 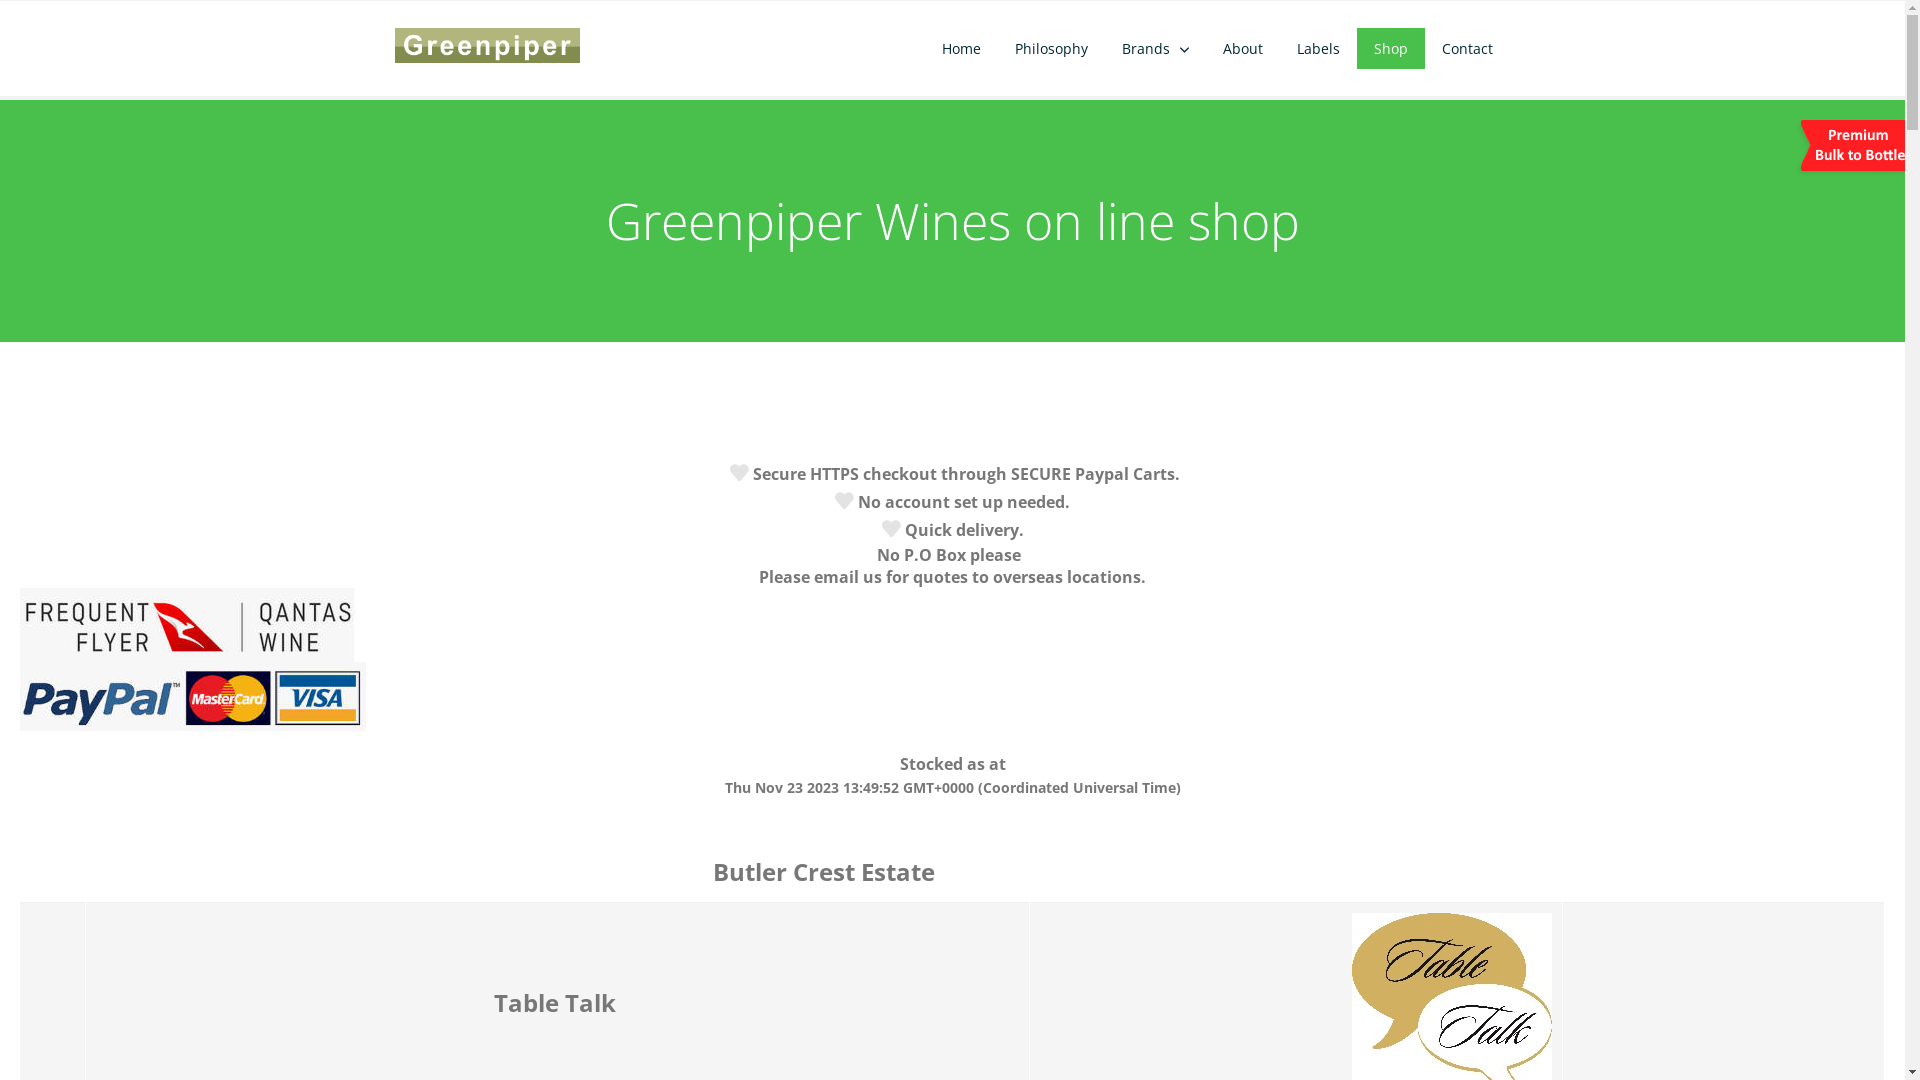 What do you see at coordinates (1467, 47) in the screenshot?
I see `'Contact'` at bounding box center [1467, 47].